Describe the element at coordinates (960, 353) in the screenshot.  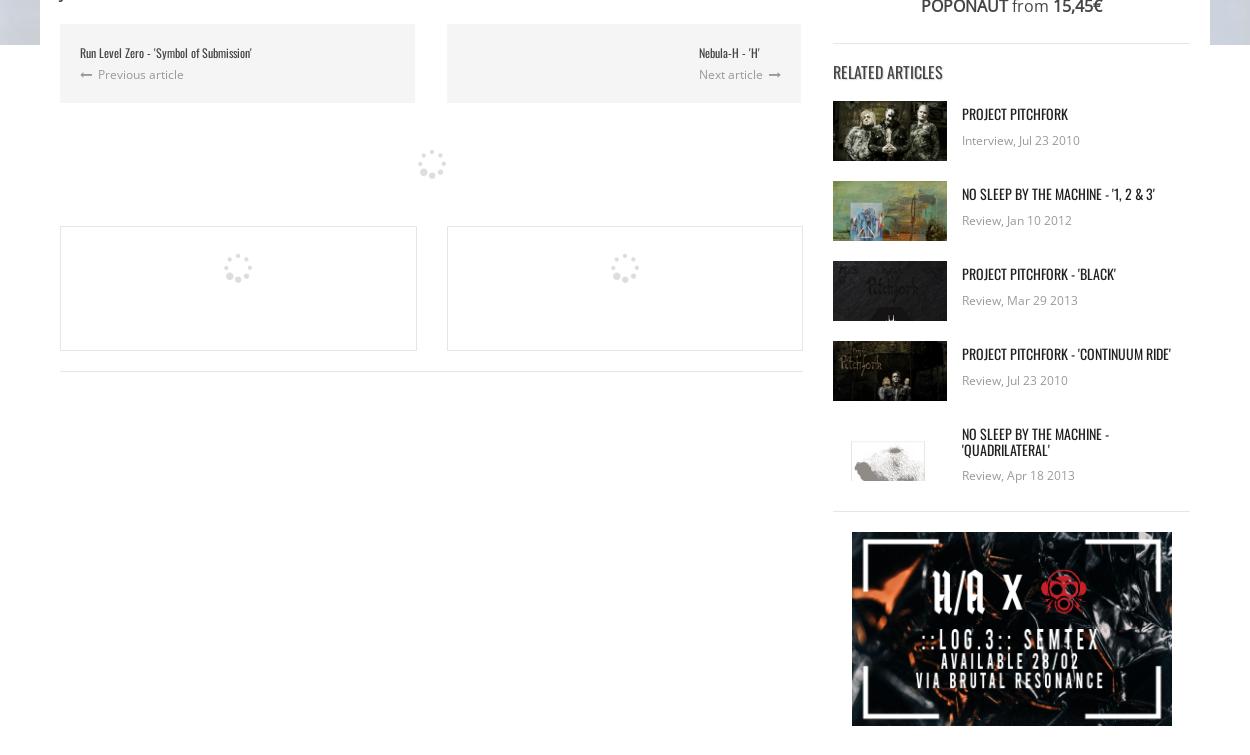
I see `'Project Pitchfork - 'Continuum Ride''` at that location.